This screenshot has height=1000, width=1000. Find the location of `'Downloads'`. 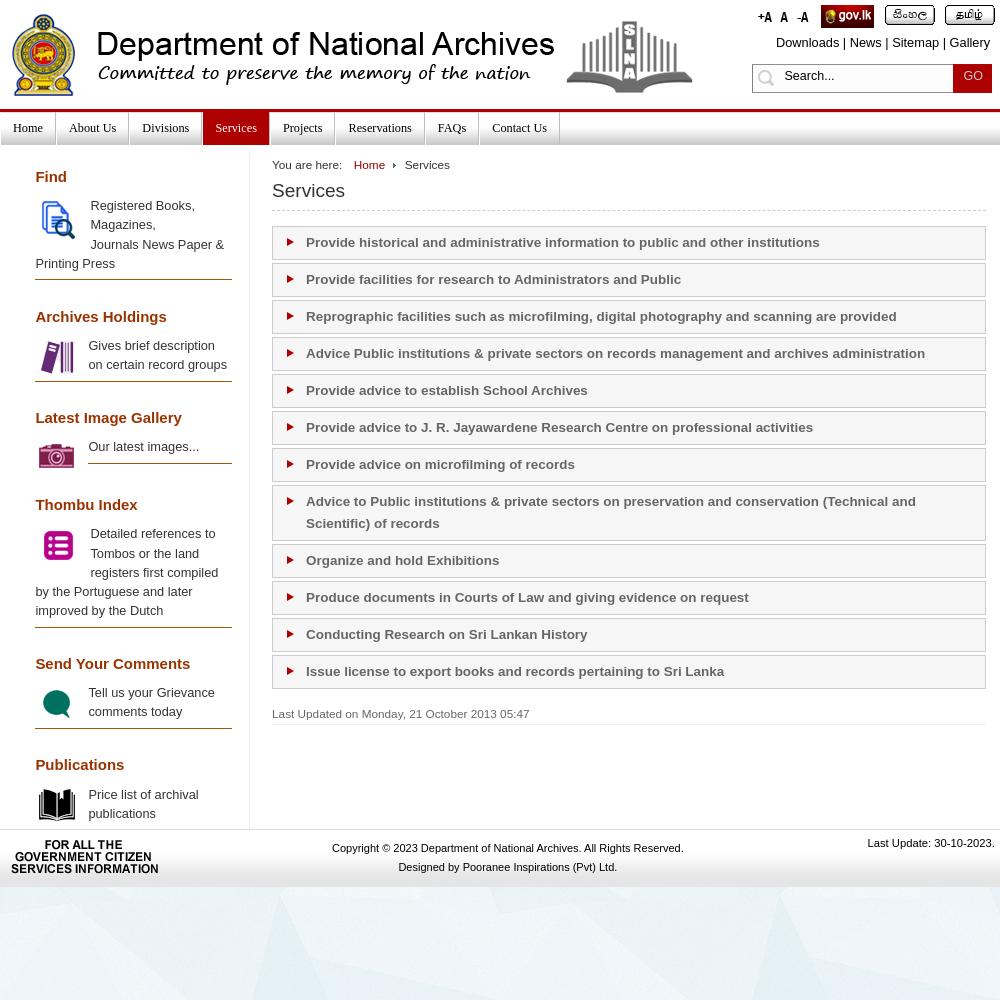

'Downloads' is located at coordinates (807, 42).